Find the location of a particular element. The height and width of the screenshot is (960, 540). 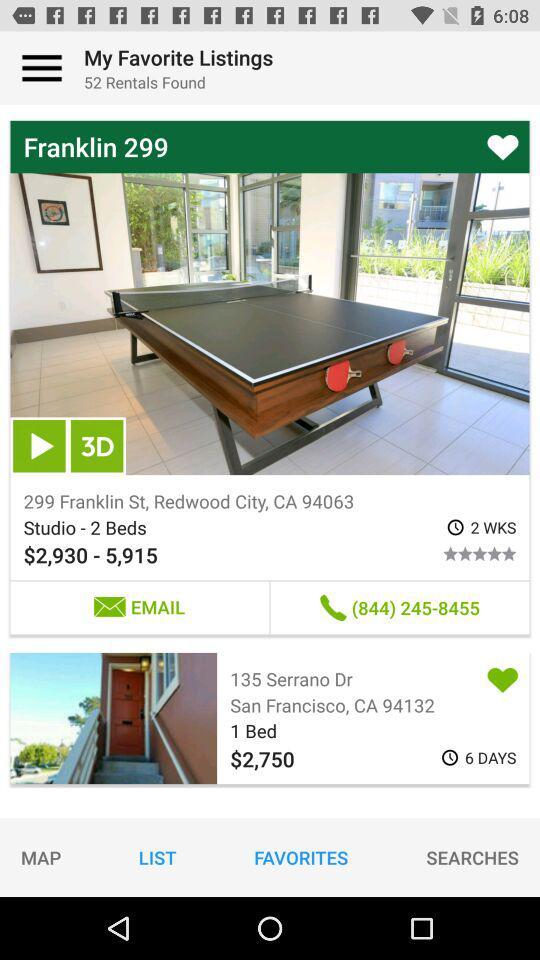

see menu is located at coordinates (42, 68).